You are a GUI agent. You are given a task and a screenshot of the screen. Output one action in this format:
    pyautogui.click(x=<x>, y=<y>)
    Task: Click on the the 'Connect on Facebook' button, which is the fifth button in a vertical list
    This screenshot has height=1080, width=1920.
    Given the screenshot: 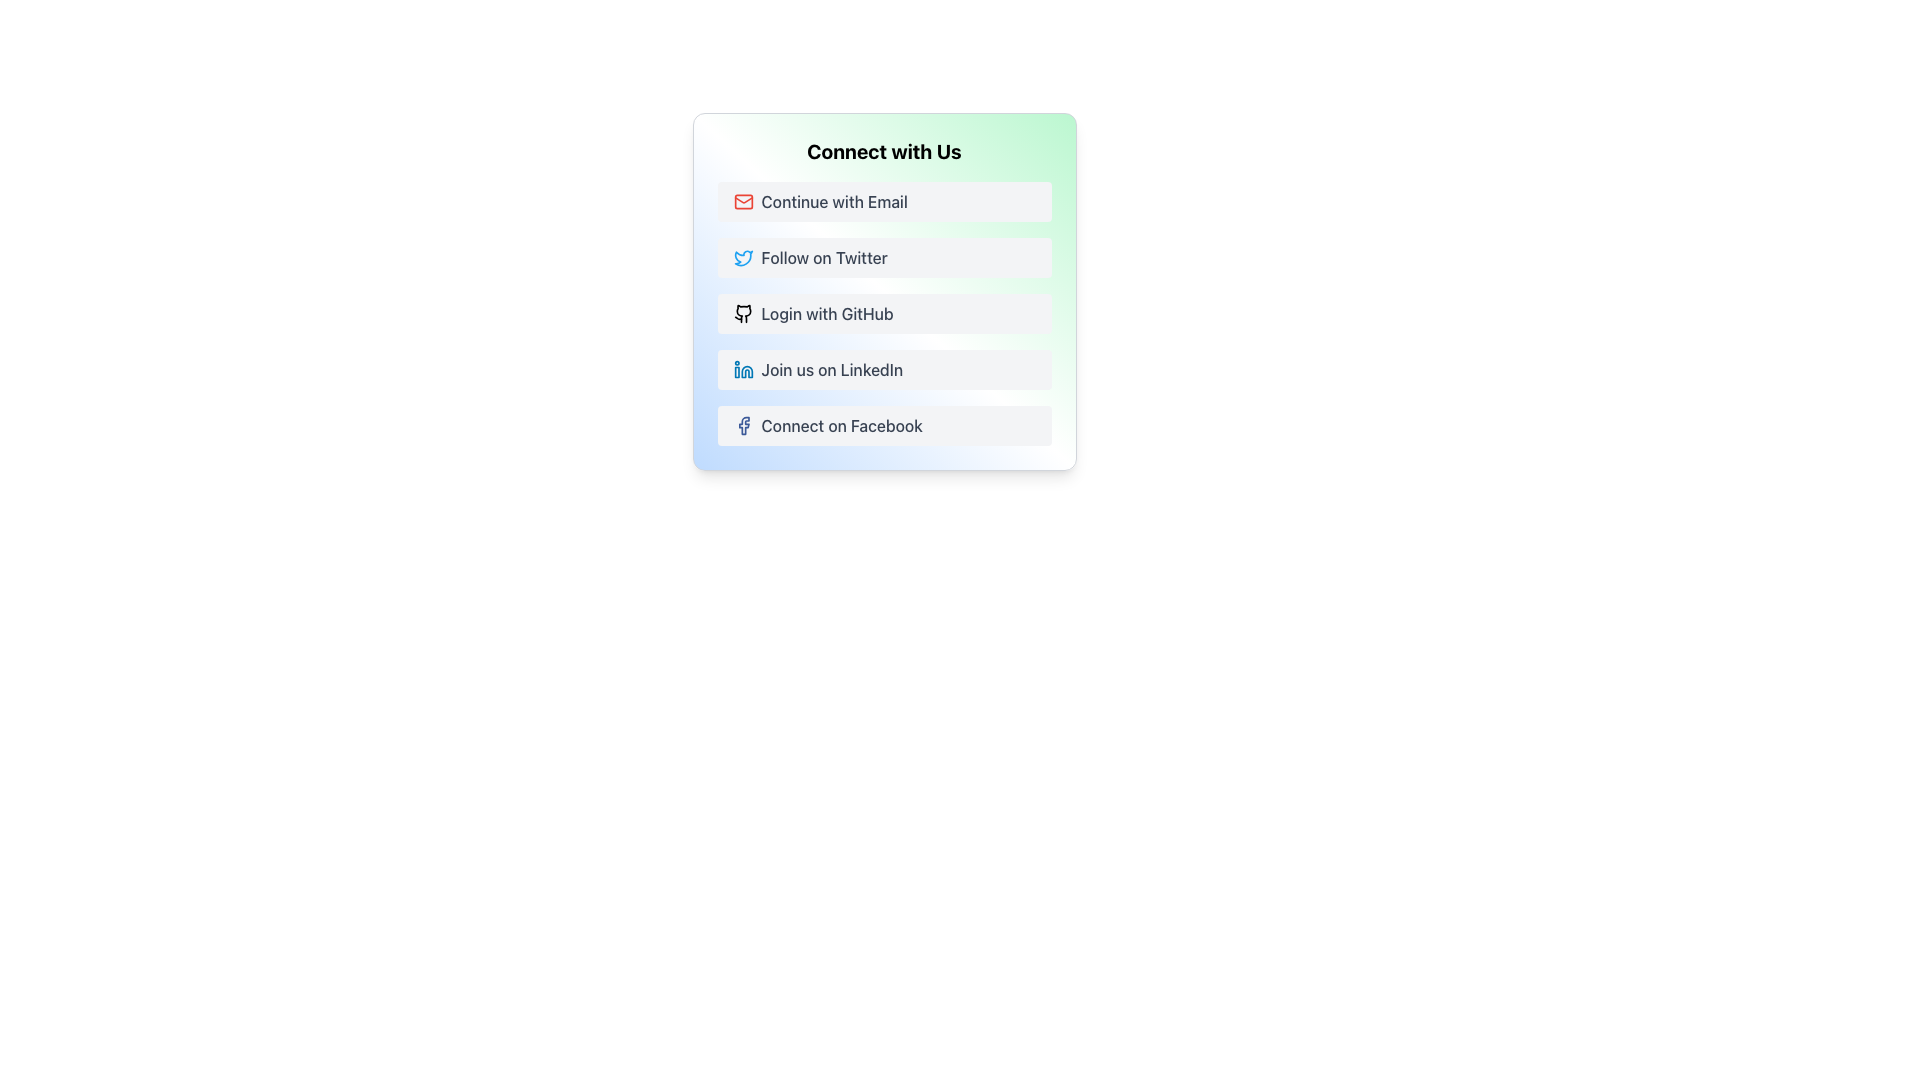 What is the action you would take?
    pyautogui.click(x=883, y=424)
    